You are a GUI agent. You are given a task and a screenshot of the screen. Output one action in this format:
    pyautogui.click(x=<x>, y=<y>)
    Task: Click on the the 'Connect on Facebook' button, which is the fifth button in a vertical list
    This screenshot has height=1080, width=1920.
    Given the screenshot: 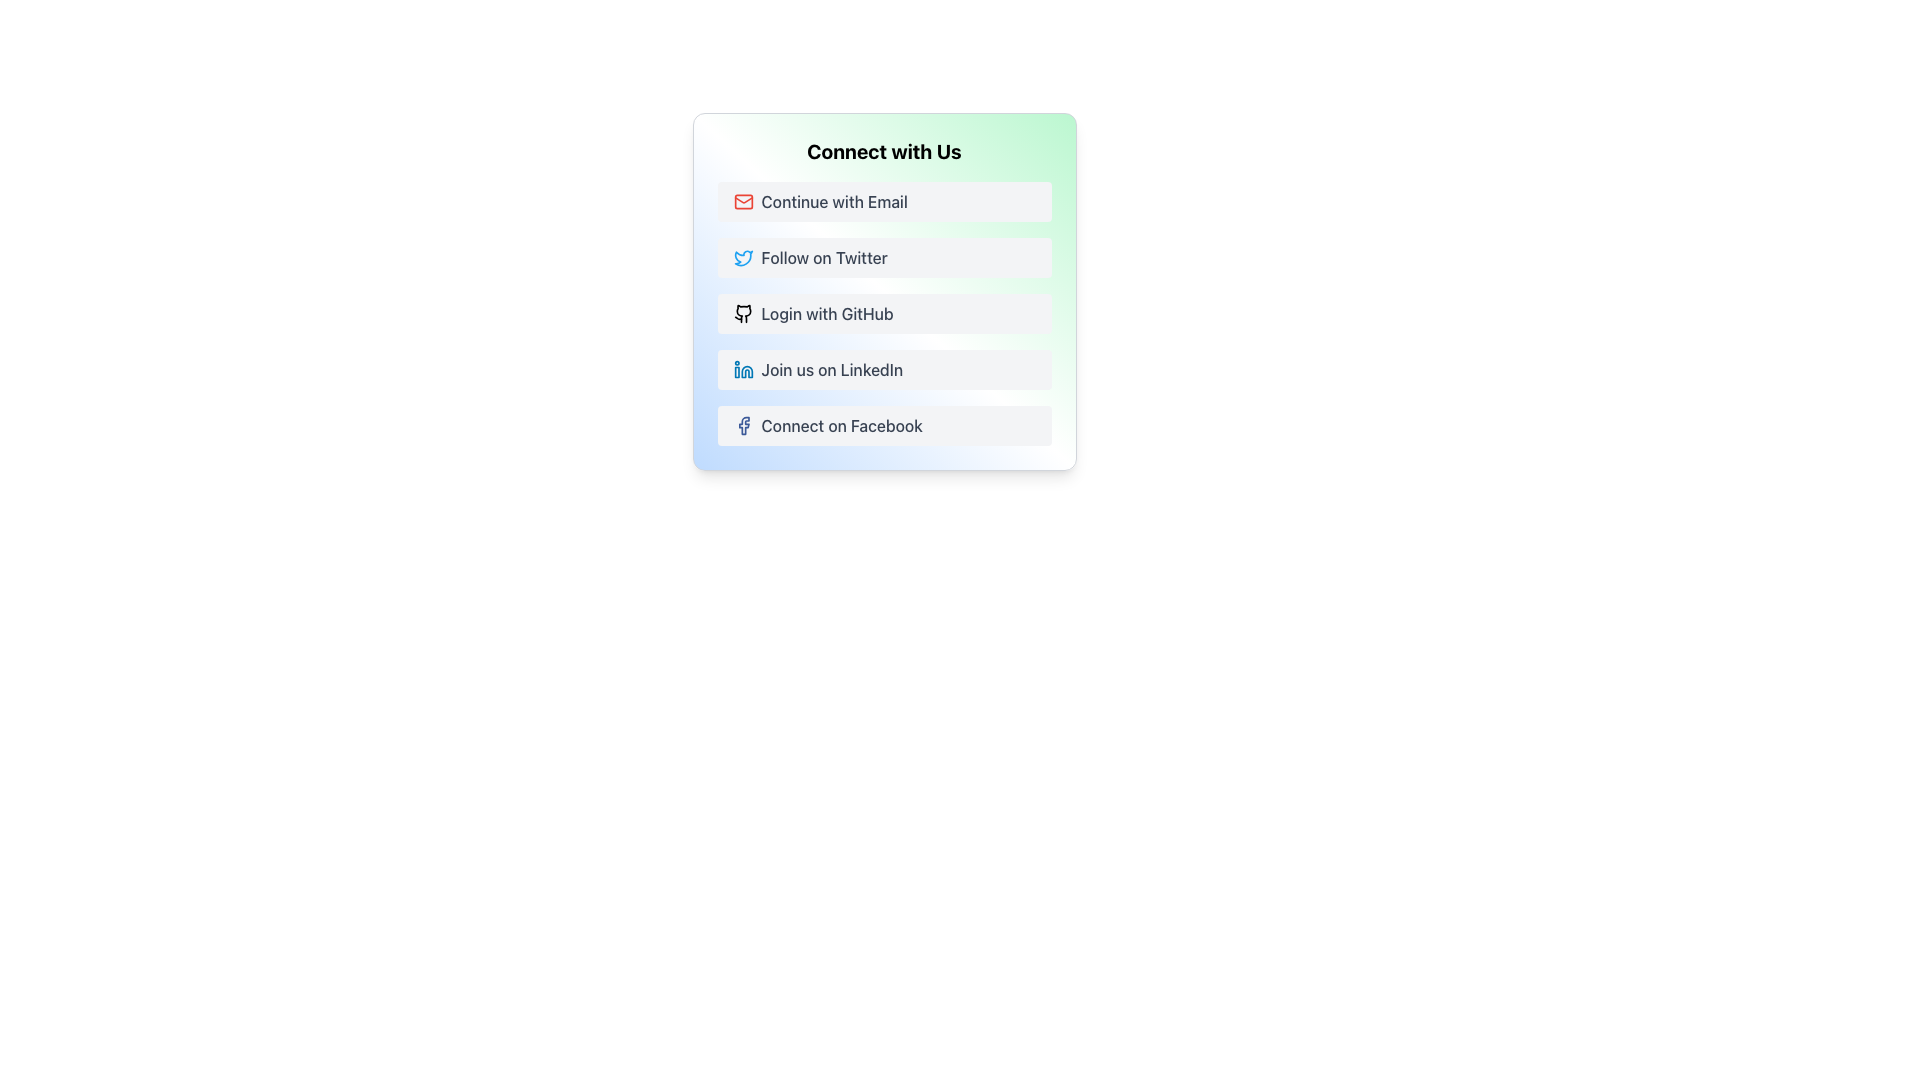 What is the action you would take?
    pyautogui.click(x=883, y=424)
    